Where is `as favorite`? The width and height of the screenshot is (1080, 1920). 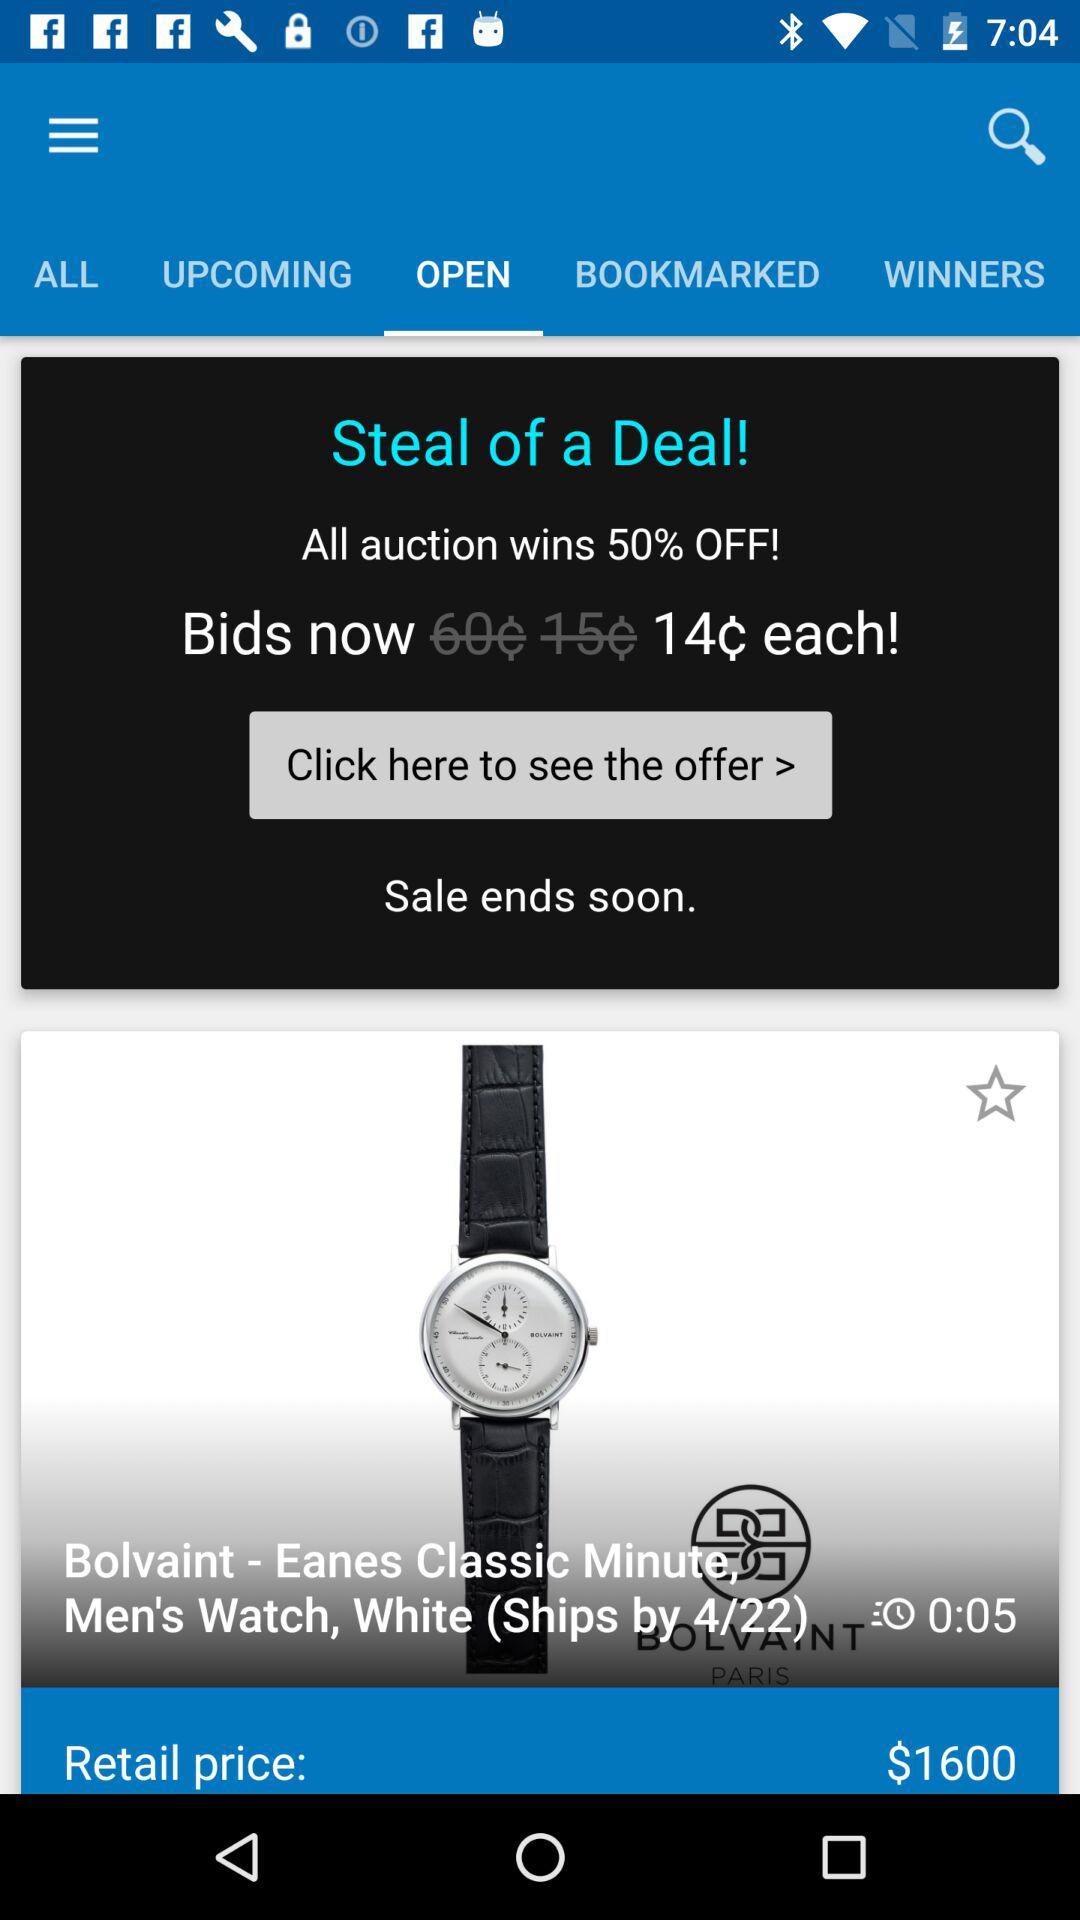
as favorite is located at coordinates (995, 1093).